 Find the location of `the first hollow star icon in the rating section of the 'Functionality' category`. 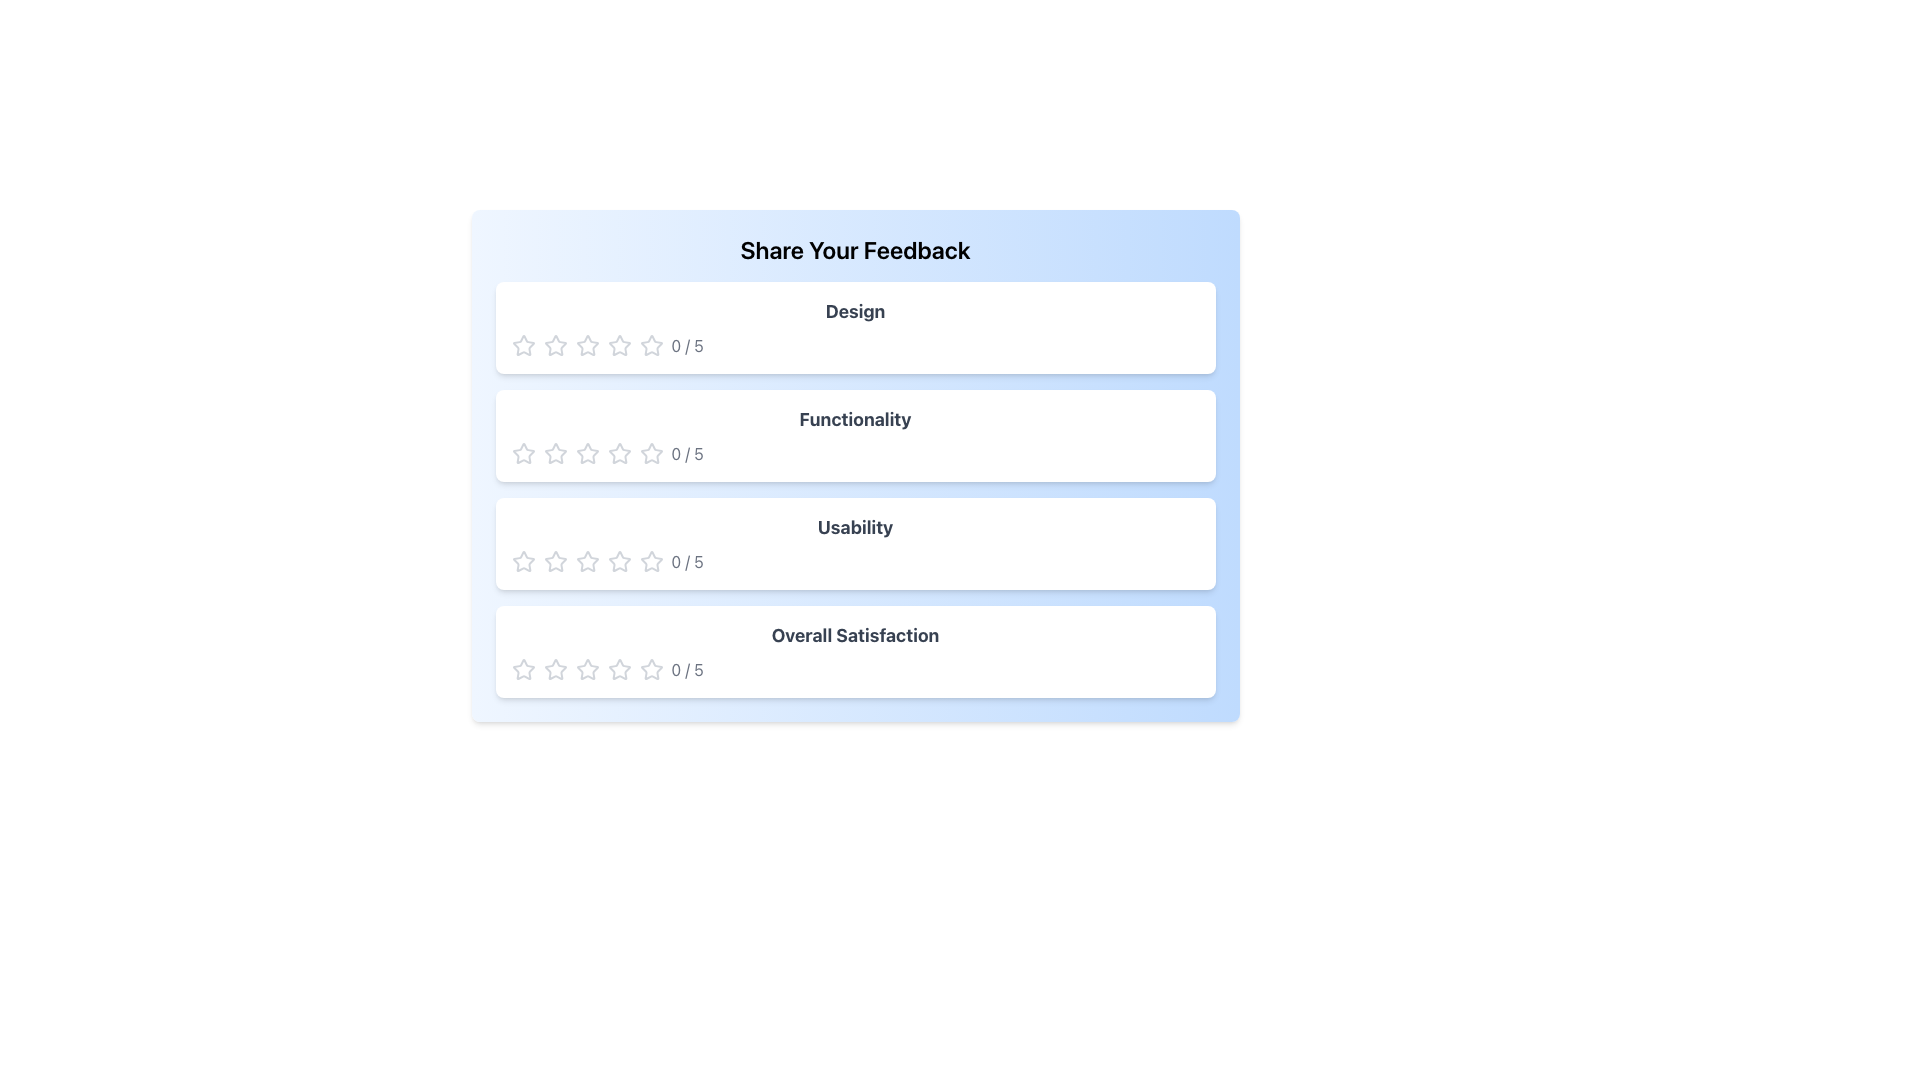

the first hollow star icon in the rating section of the 'Functionality' category is located at coordinates (523, 453).